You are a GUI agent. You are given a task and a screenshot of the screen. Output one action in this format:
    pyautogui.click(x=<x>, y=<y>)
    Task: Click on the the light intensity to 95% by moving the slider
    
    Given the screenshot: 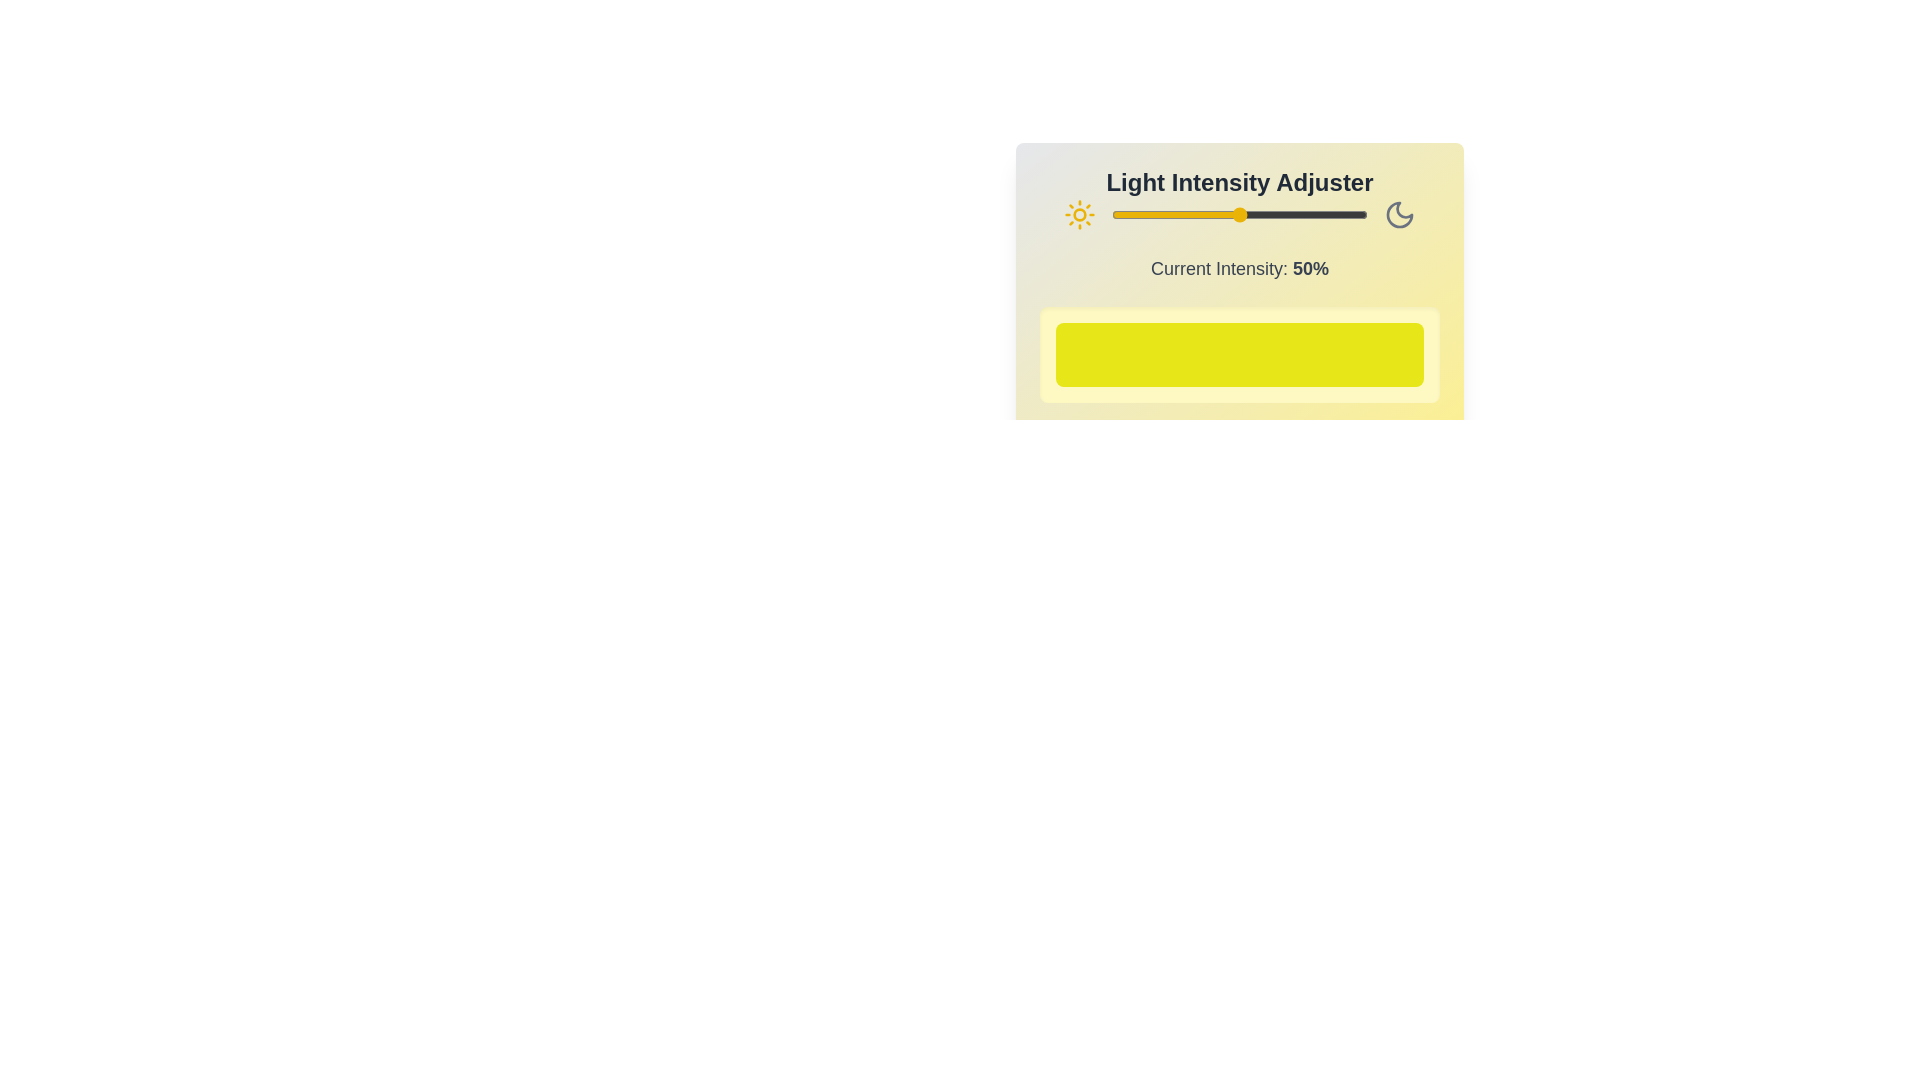 What is the action you would take?
    pyautogui.click(x=1355, y=215)
    